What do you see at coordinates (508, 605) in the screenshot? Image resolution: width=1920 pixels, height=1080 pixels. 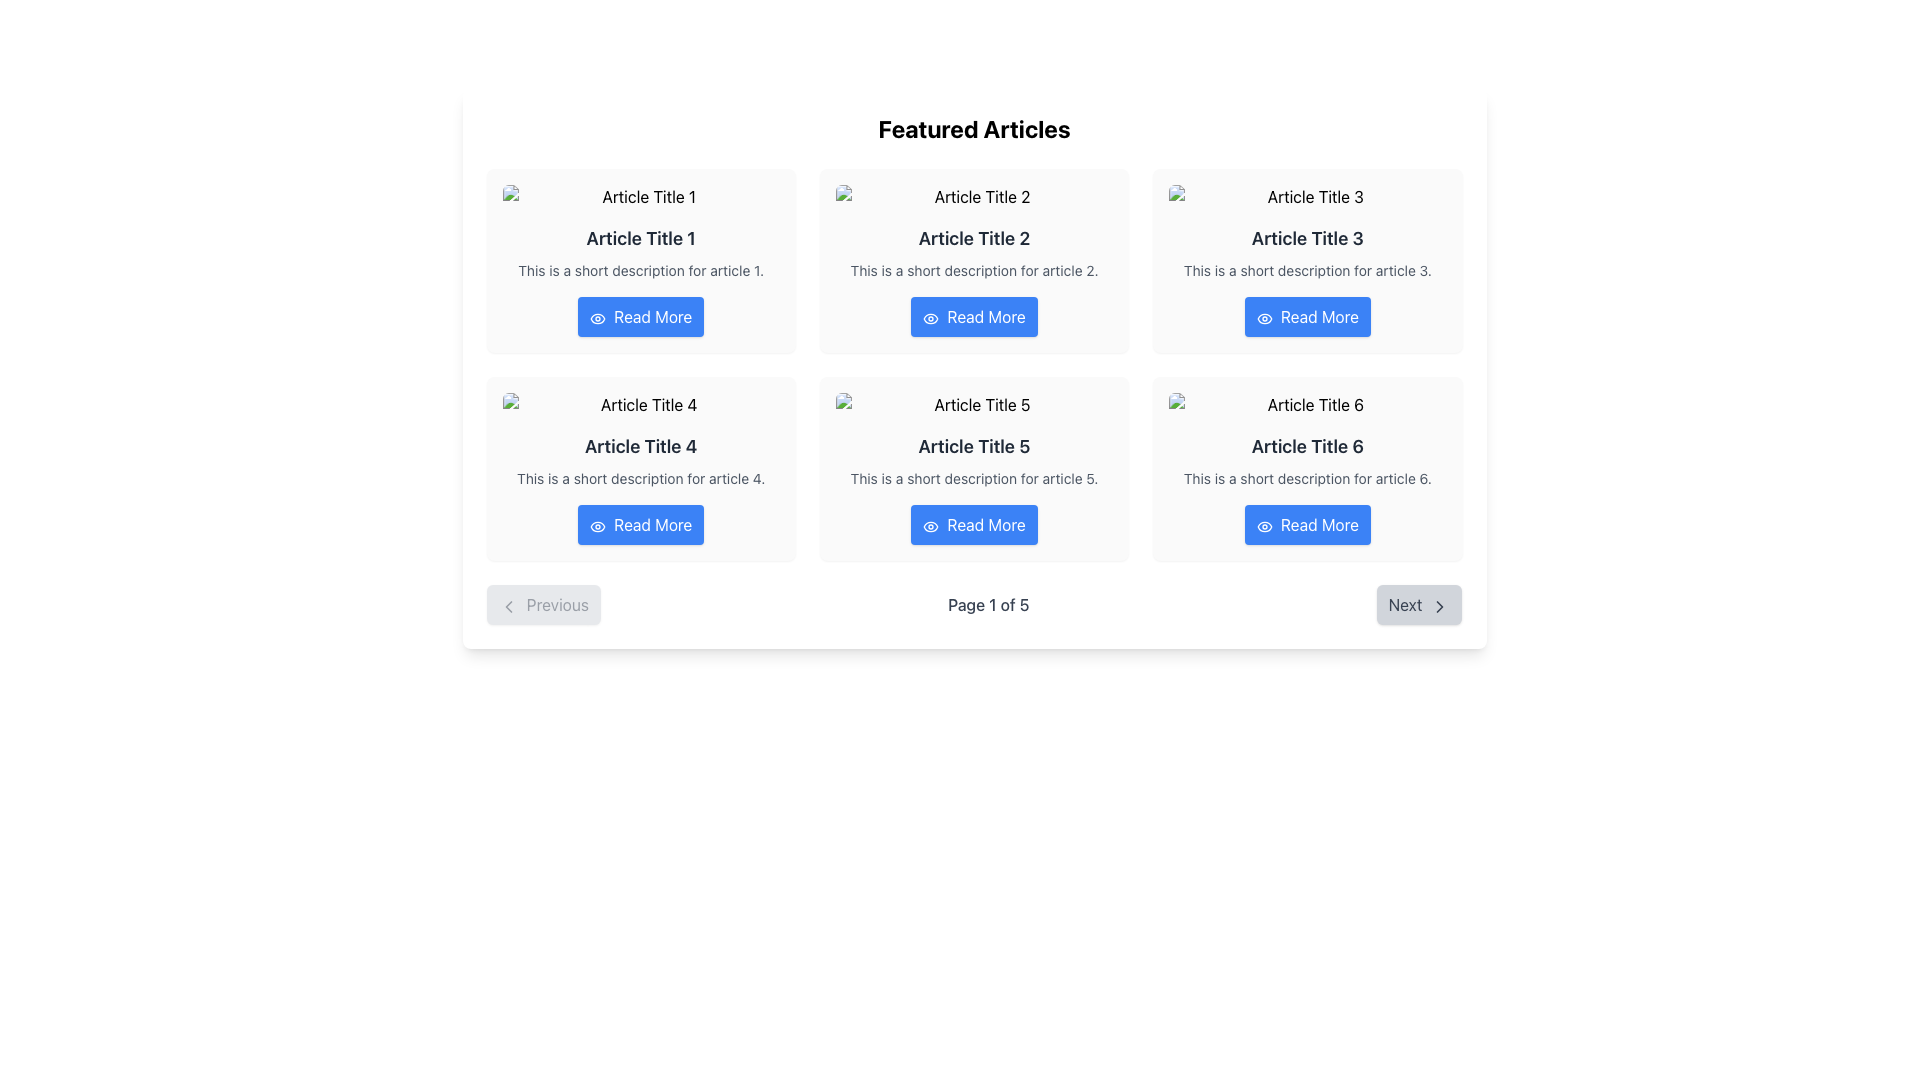 I see `the left-facing chevron icon located at the center of the 'Previous' button in the bottom-left corner of the navigation control panel` at bounding box center [508, 605].